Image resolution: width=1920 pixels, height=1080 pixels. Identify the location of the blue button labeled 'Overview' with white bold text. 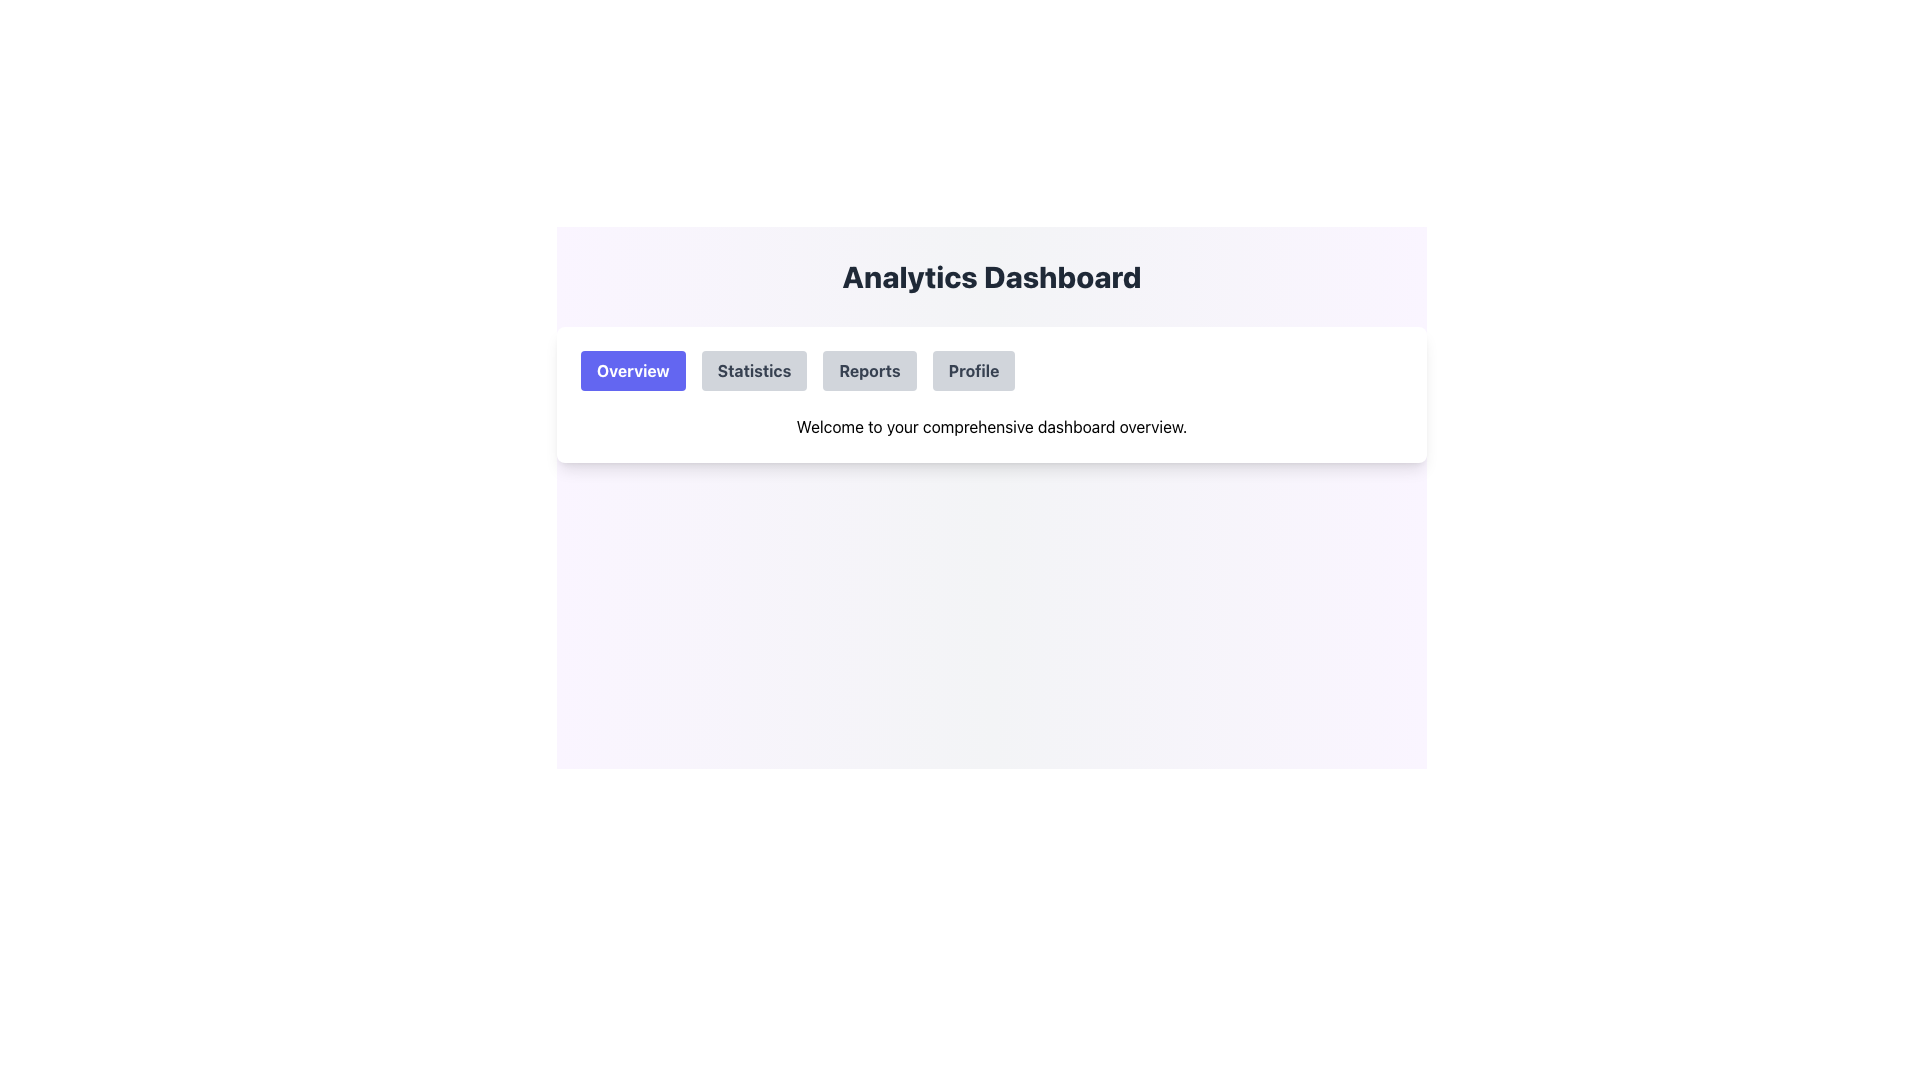
(632, 370).